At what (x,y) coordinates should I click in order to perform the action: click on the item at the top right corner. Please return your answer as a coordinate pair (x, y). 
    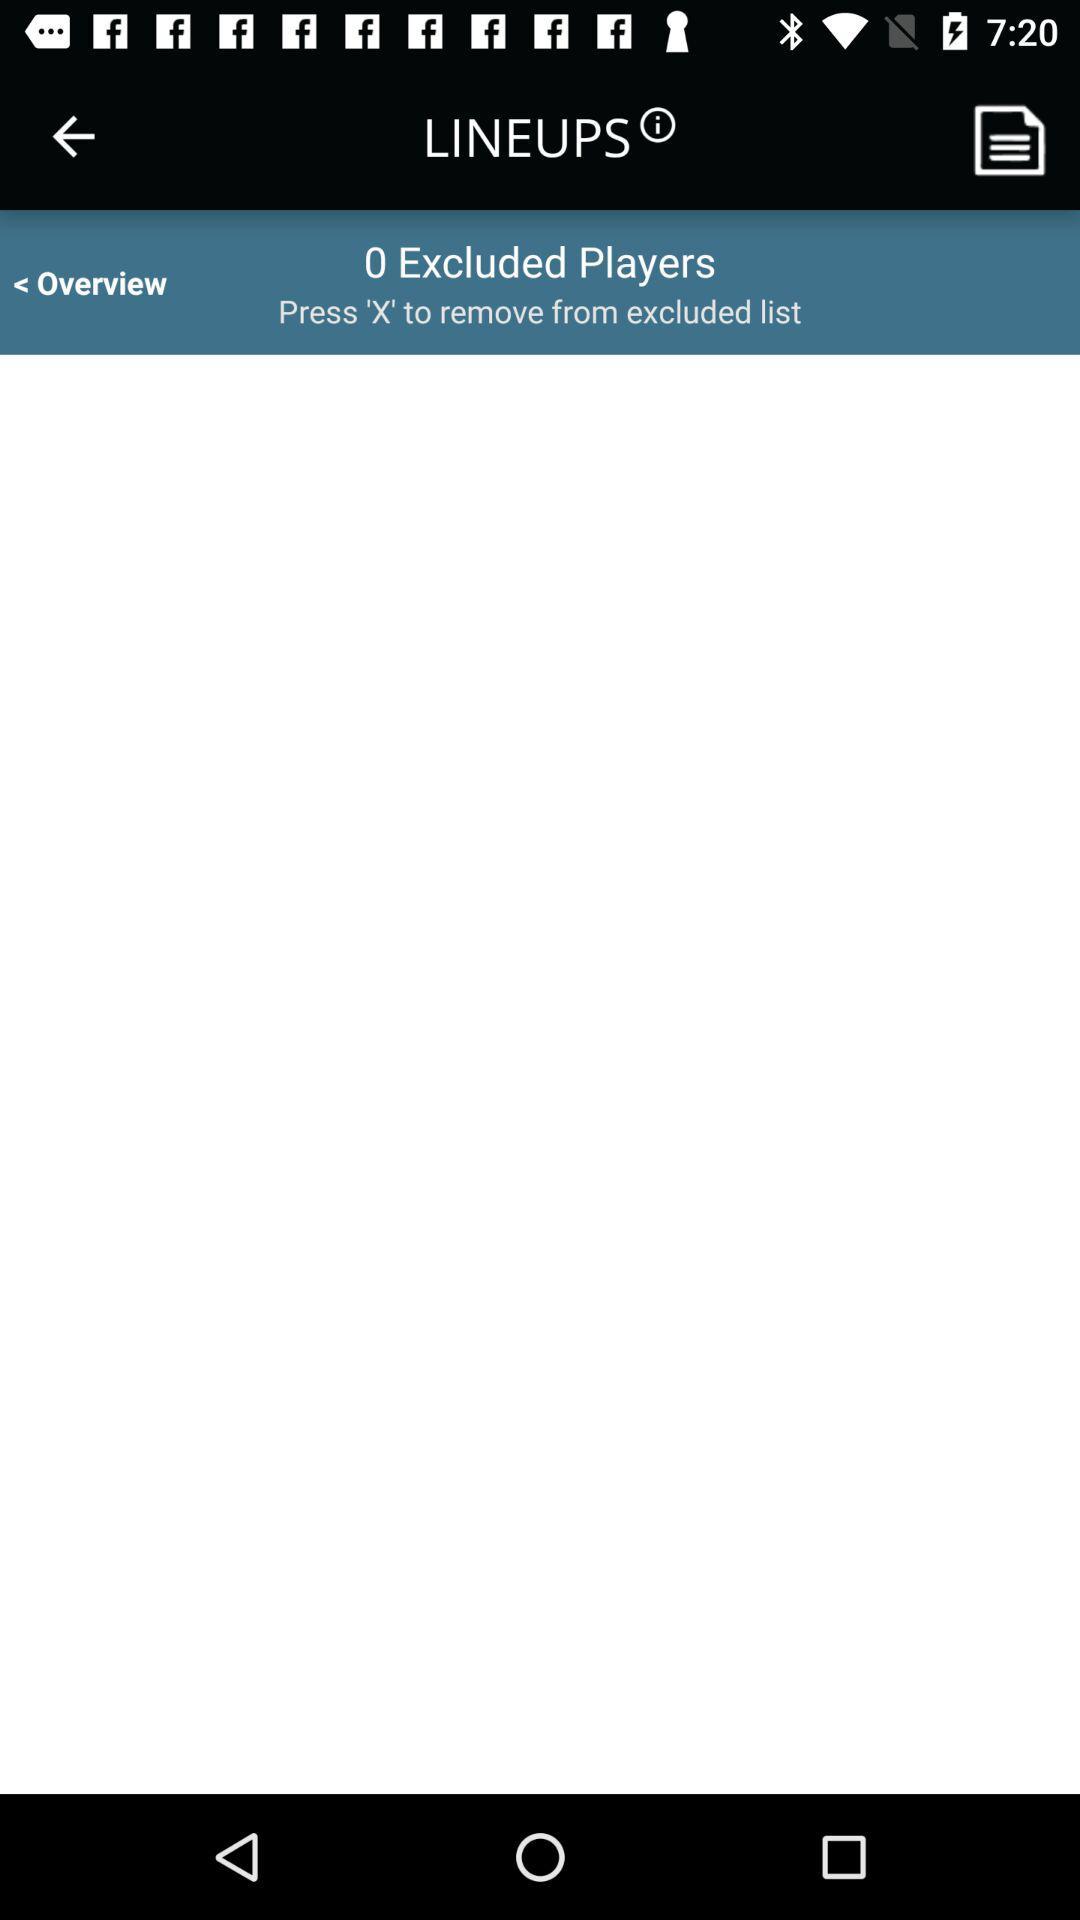
    Looking at the image, I should click on (1017, 135).